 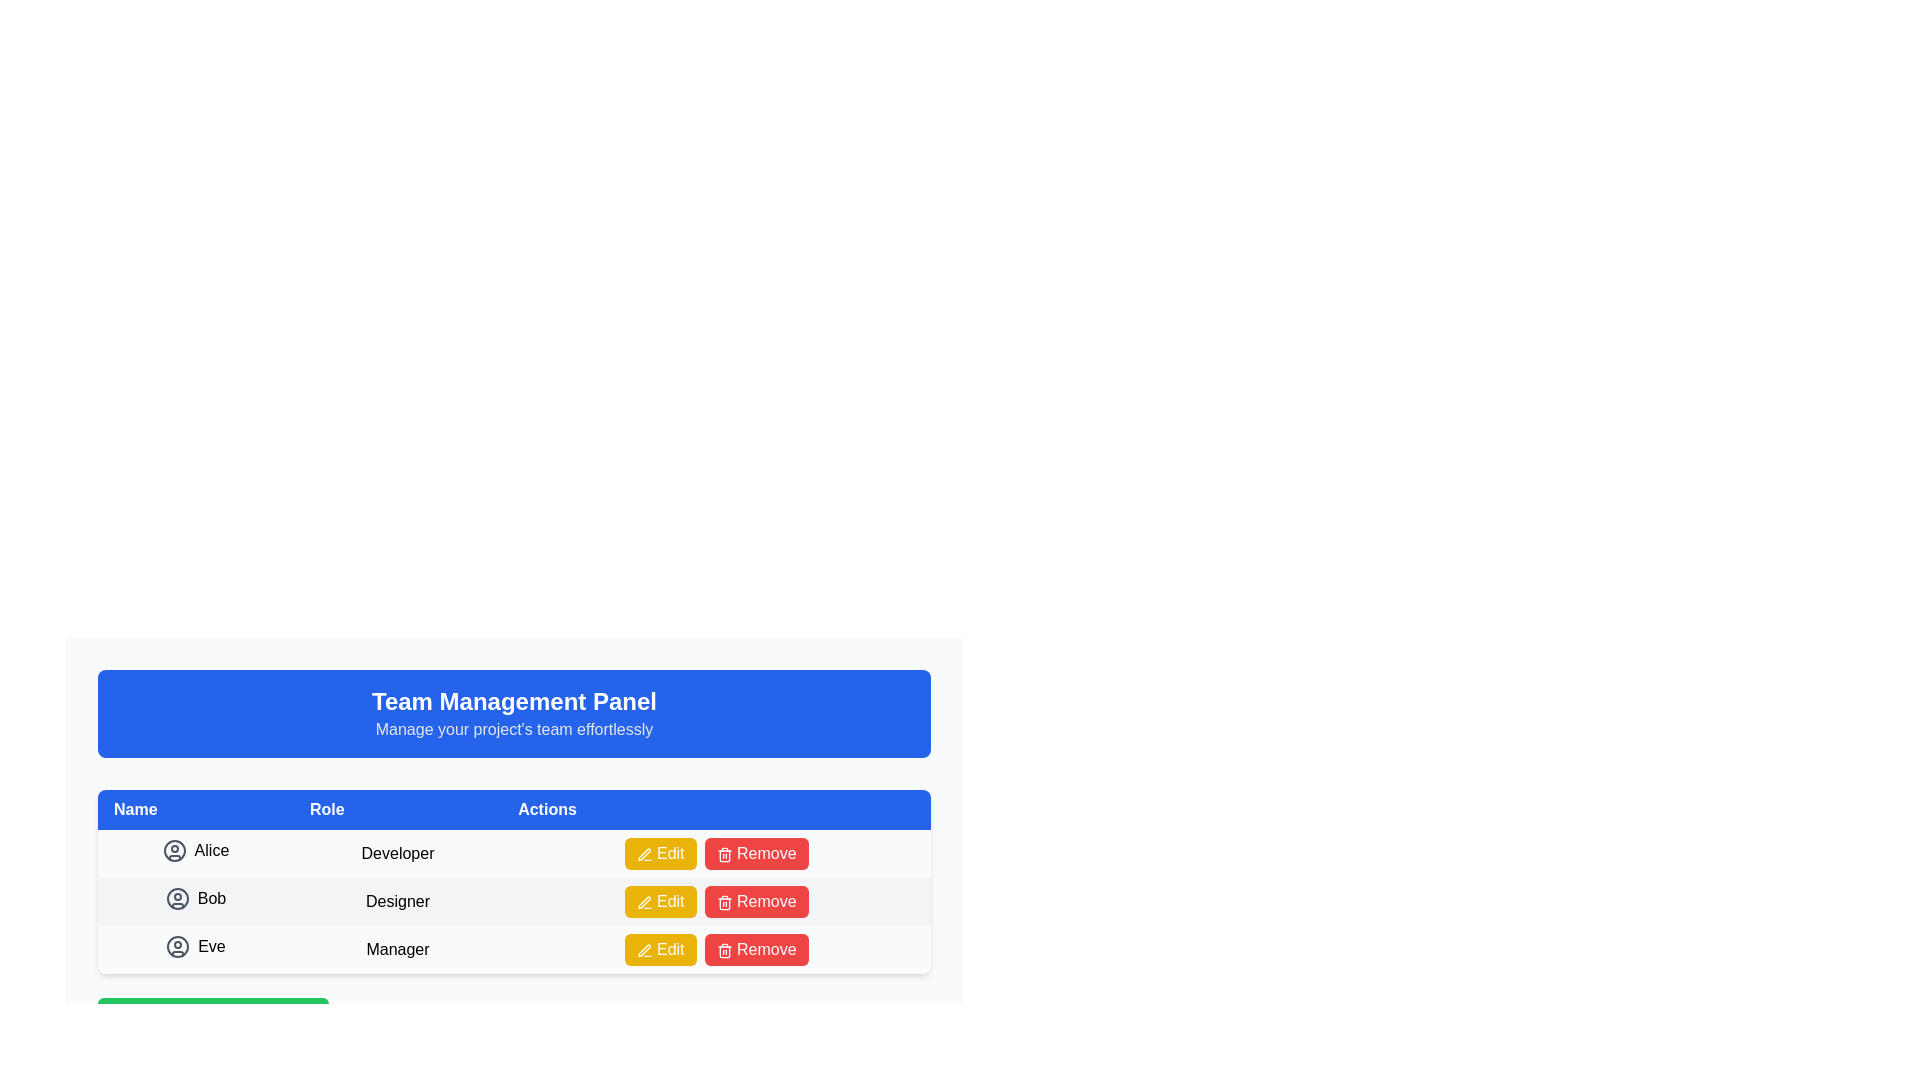 What do you see at coordinates (660, 902) in the screenshot?
I see `the 'Edit' button located in the second row of the 'Actions' column within the table` at bounding box center [660, 902].